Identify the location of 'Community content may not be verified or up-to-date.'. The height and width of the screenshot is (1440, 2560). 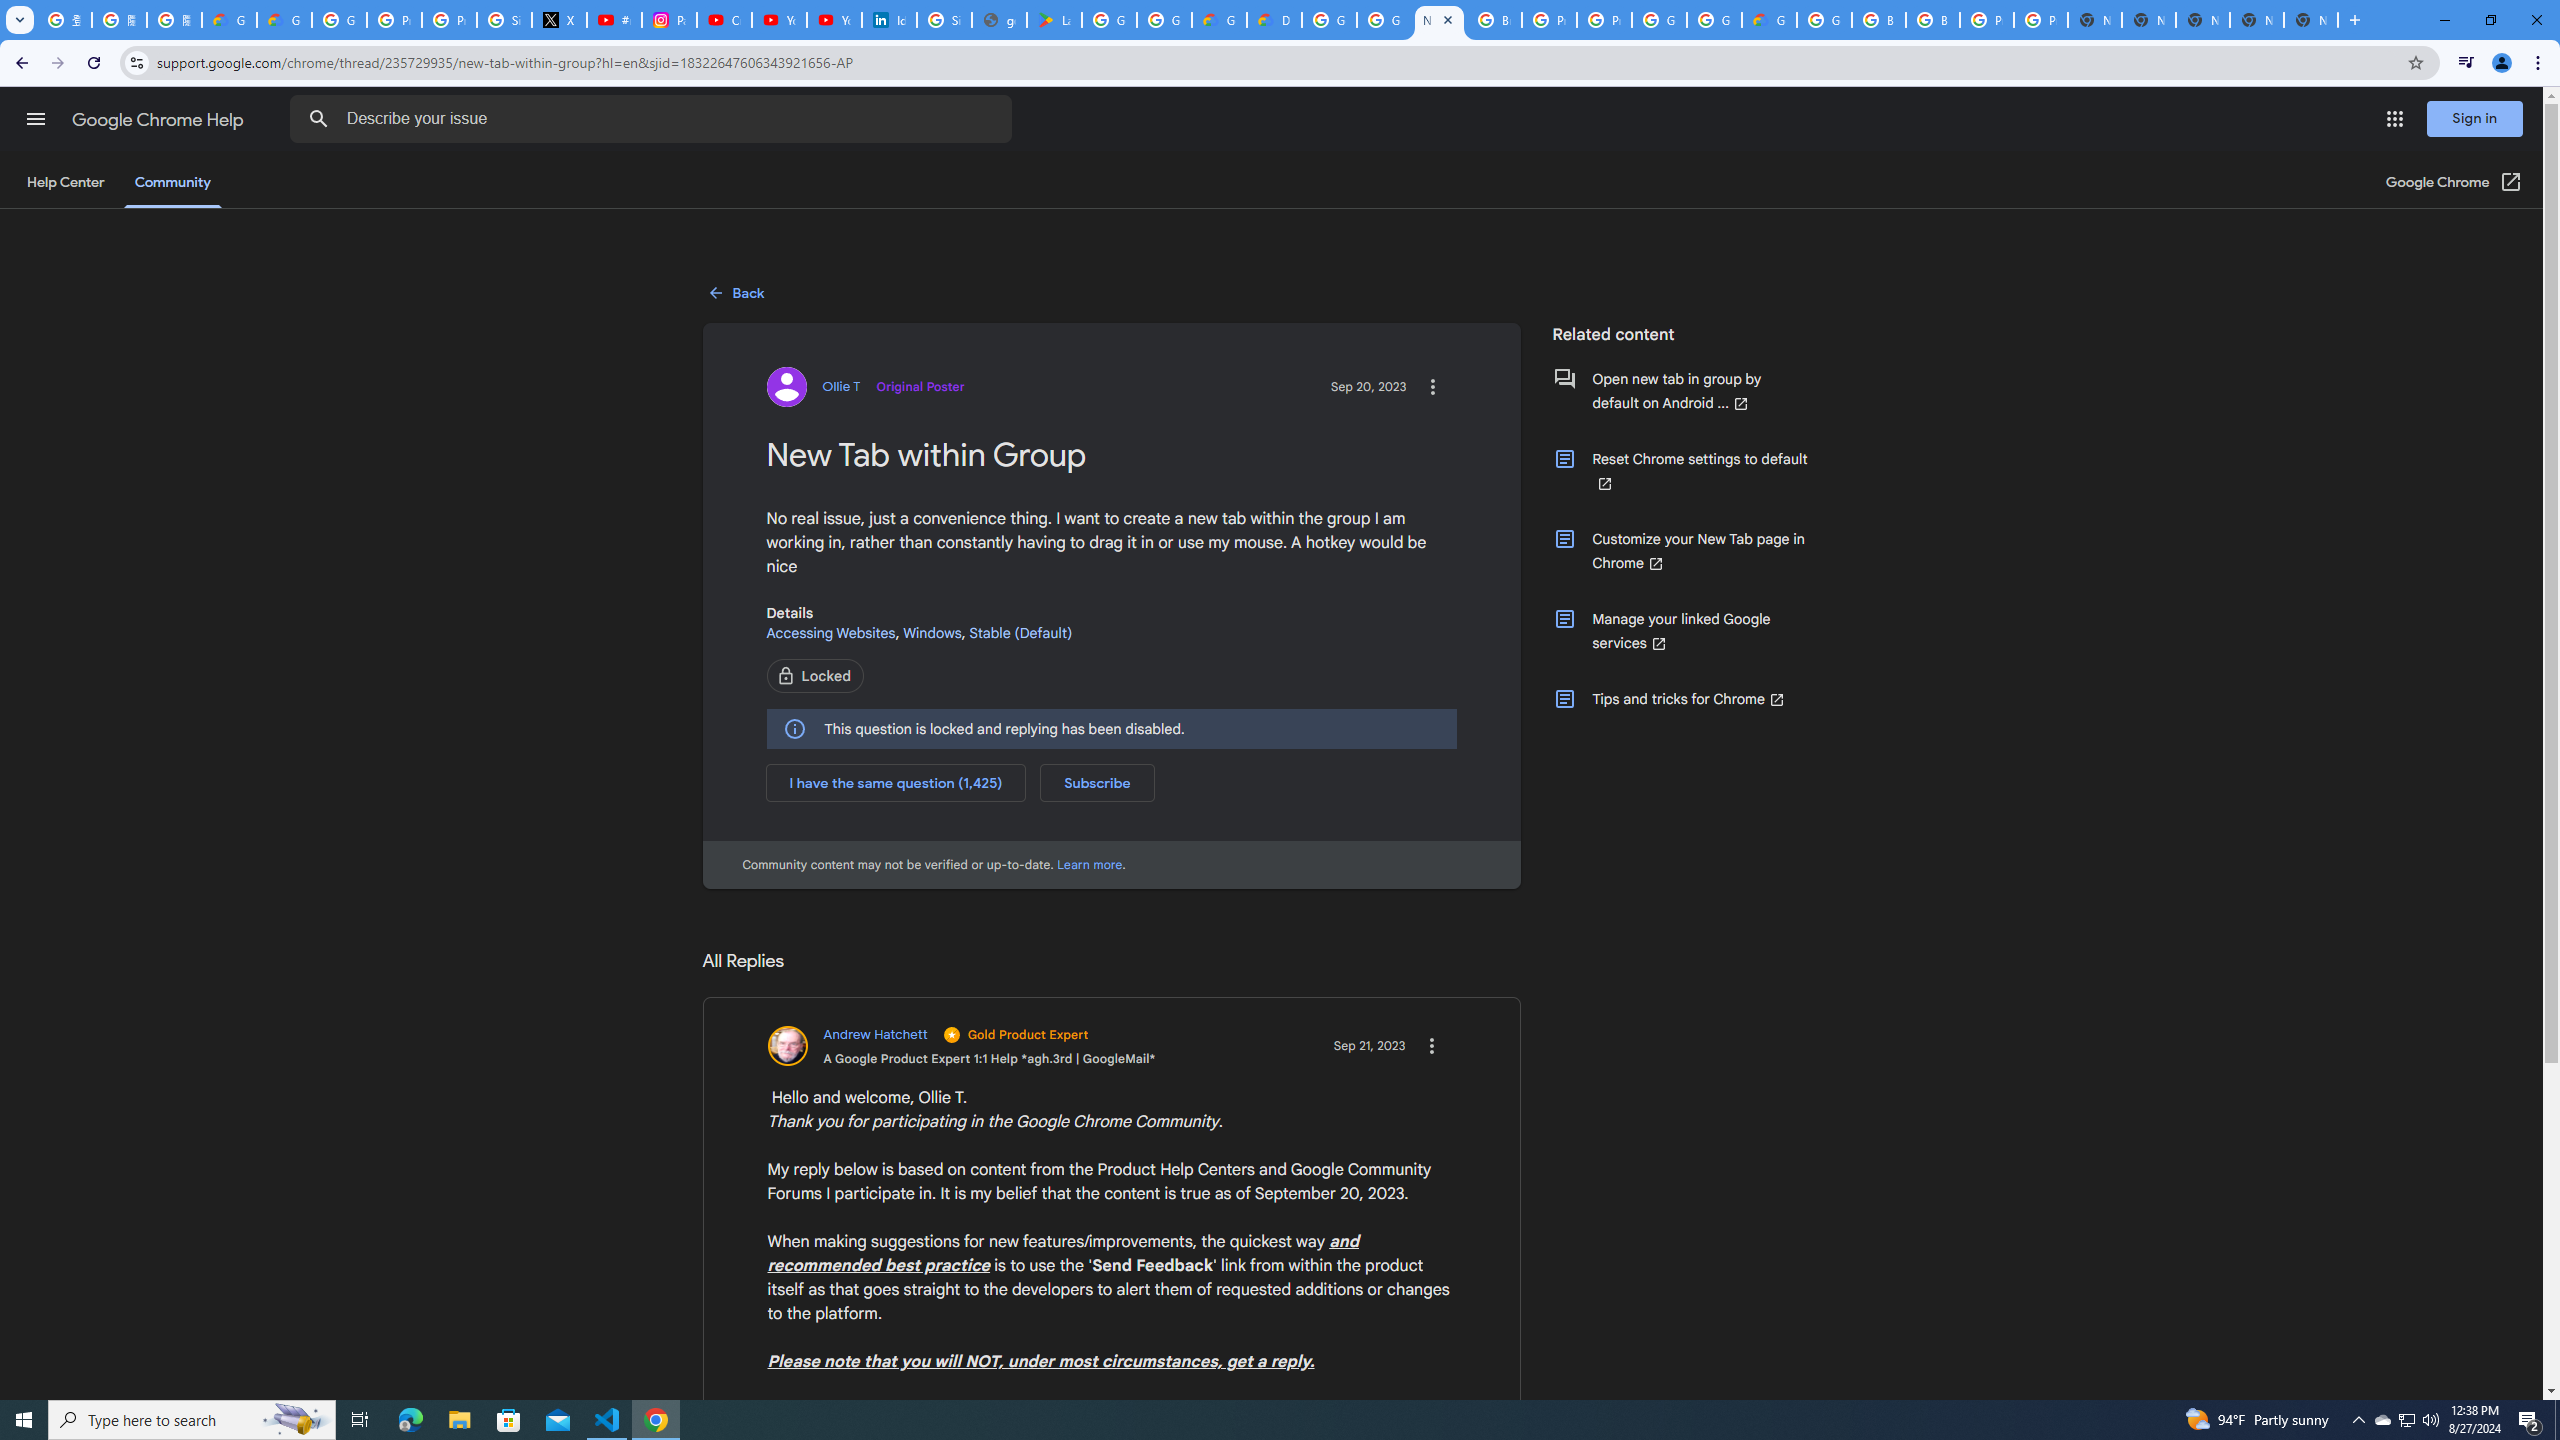
(1089, 863).